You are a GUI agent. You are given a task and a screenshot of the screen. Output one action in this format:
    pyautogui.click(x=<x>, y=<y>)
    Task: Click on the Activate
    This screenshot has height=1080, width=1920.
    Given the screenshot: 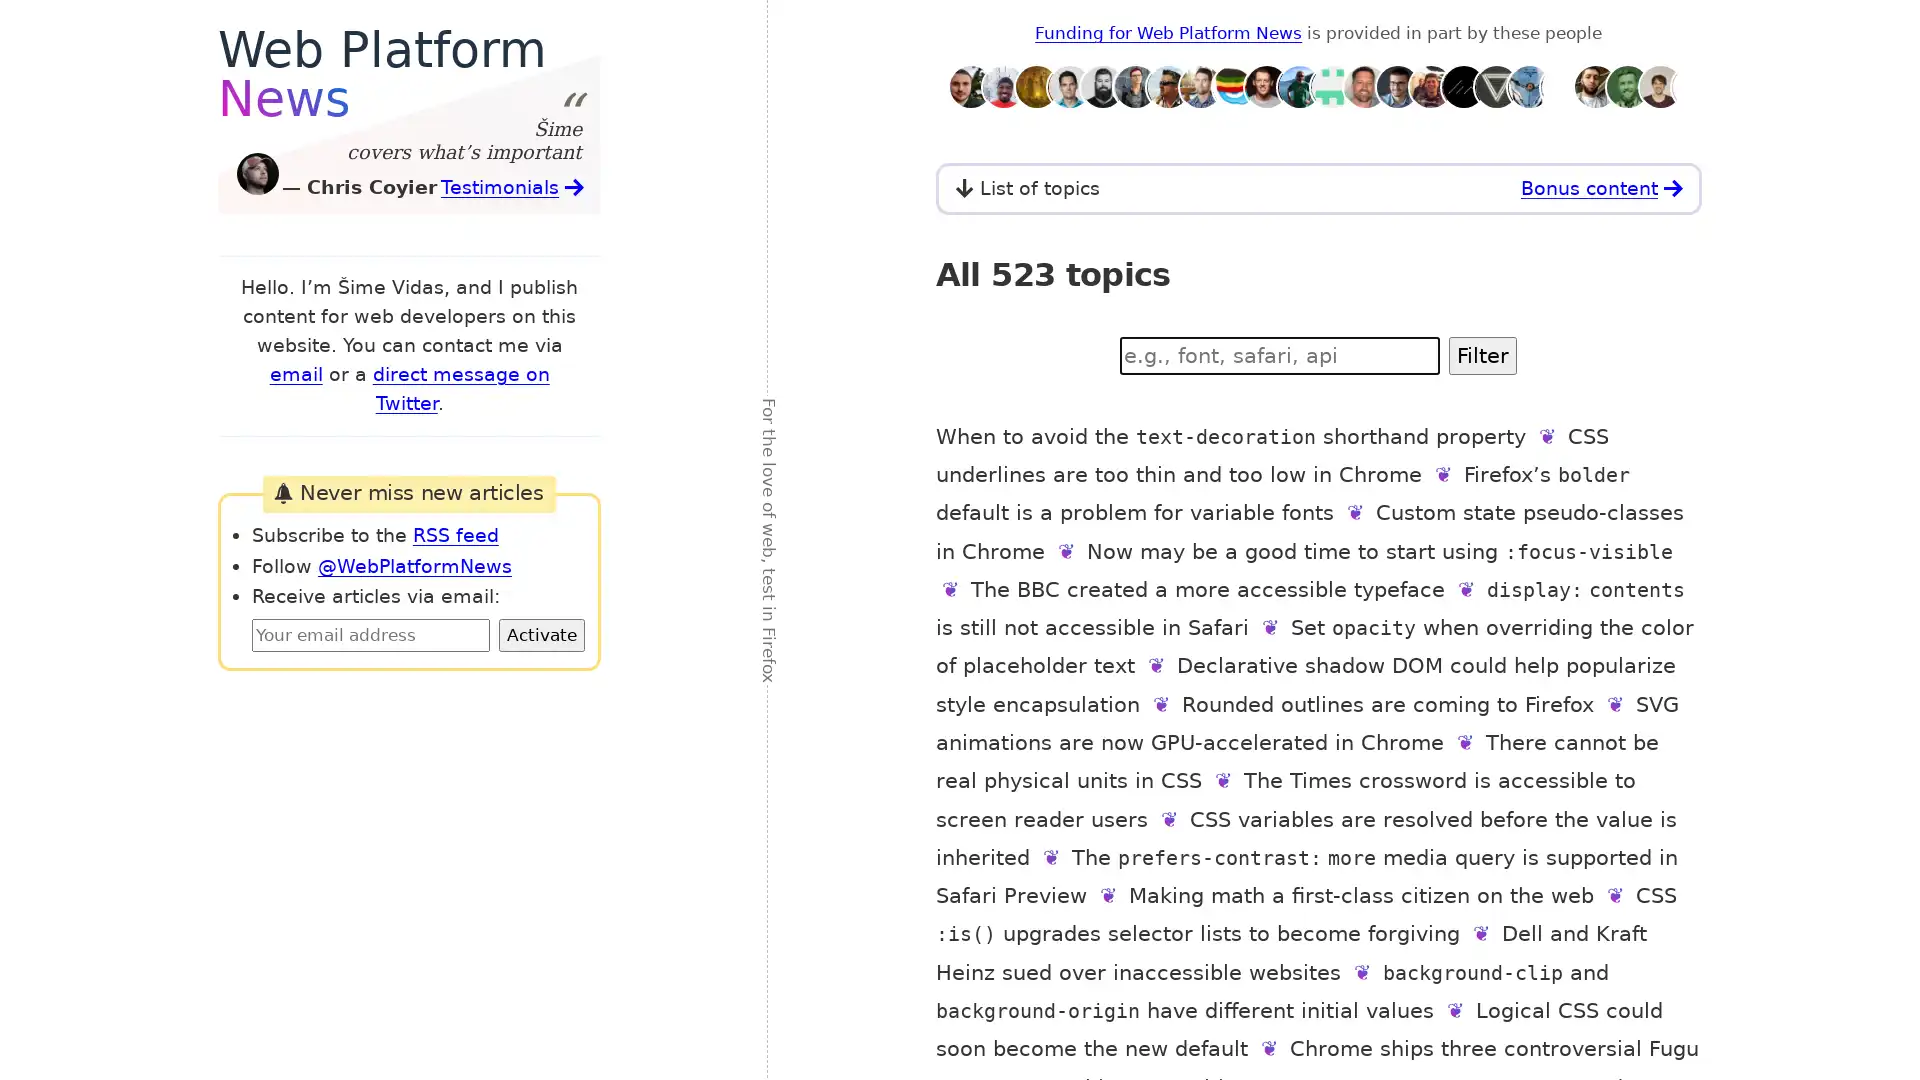 What is the action you would take?
    pyautogui.click(x=541, y=635)
    